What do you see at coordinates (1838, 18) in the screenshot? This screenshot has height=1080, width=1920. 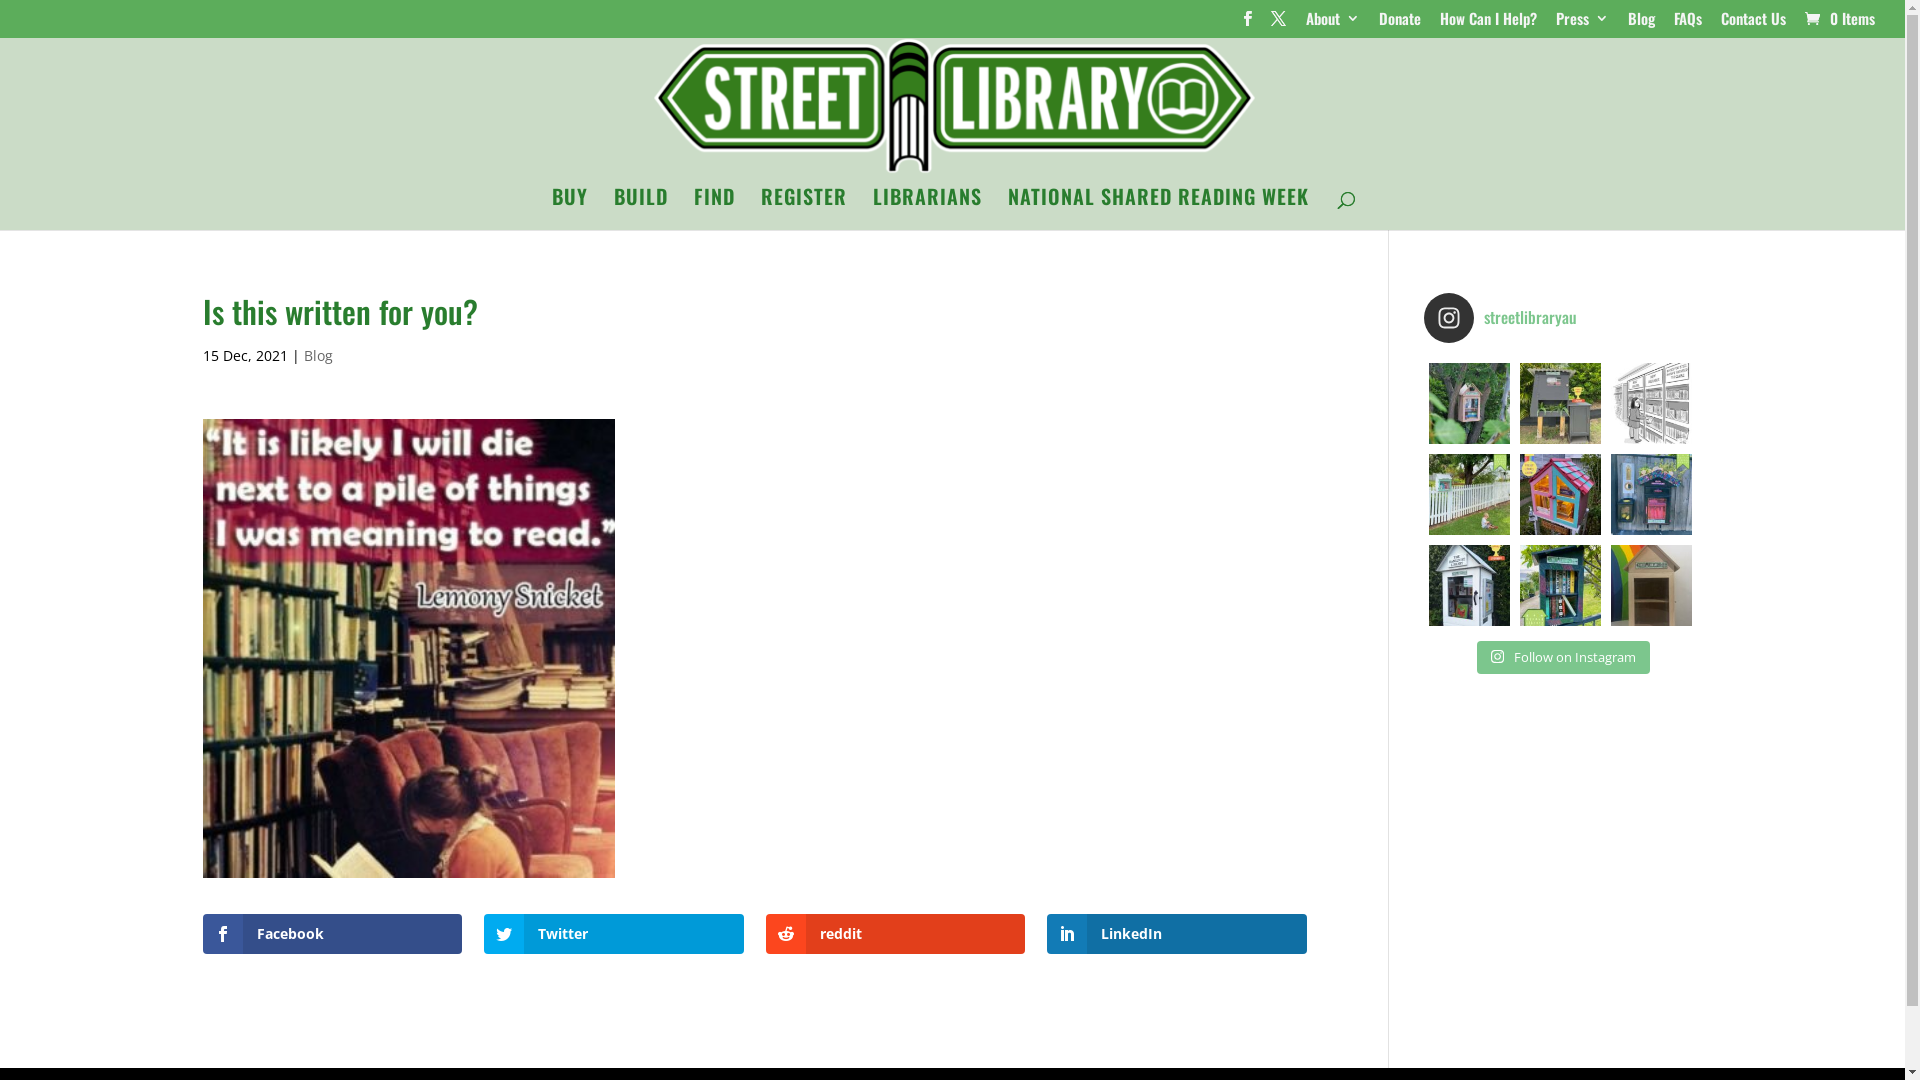 I see `'0 Items'` at bounding box center [1838, 18].